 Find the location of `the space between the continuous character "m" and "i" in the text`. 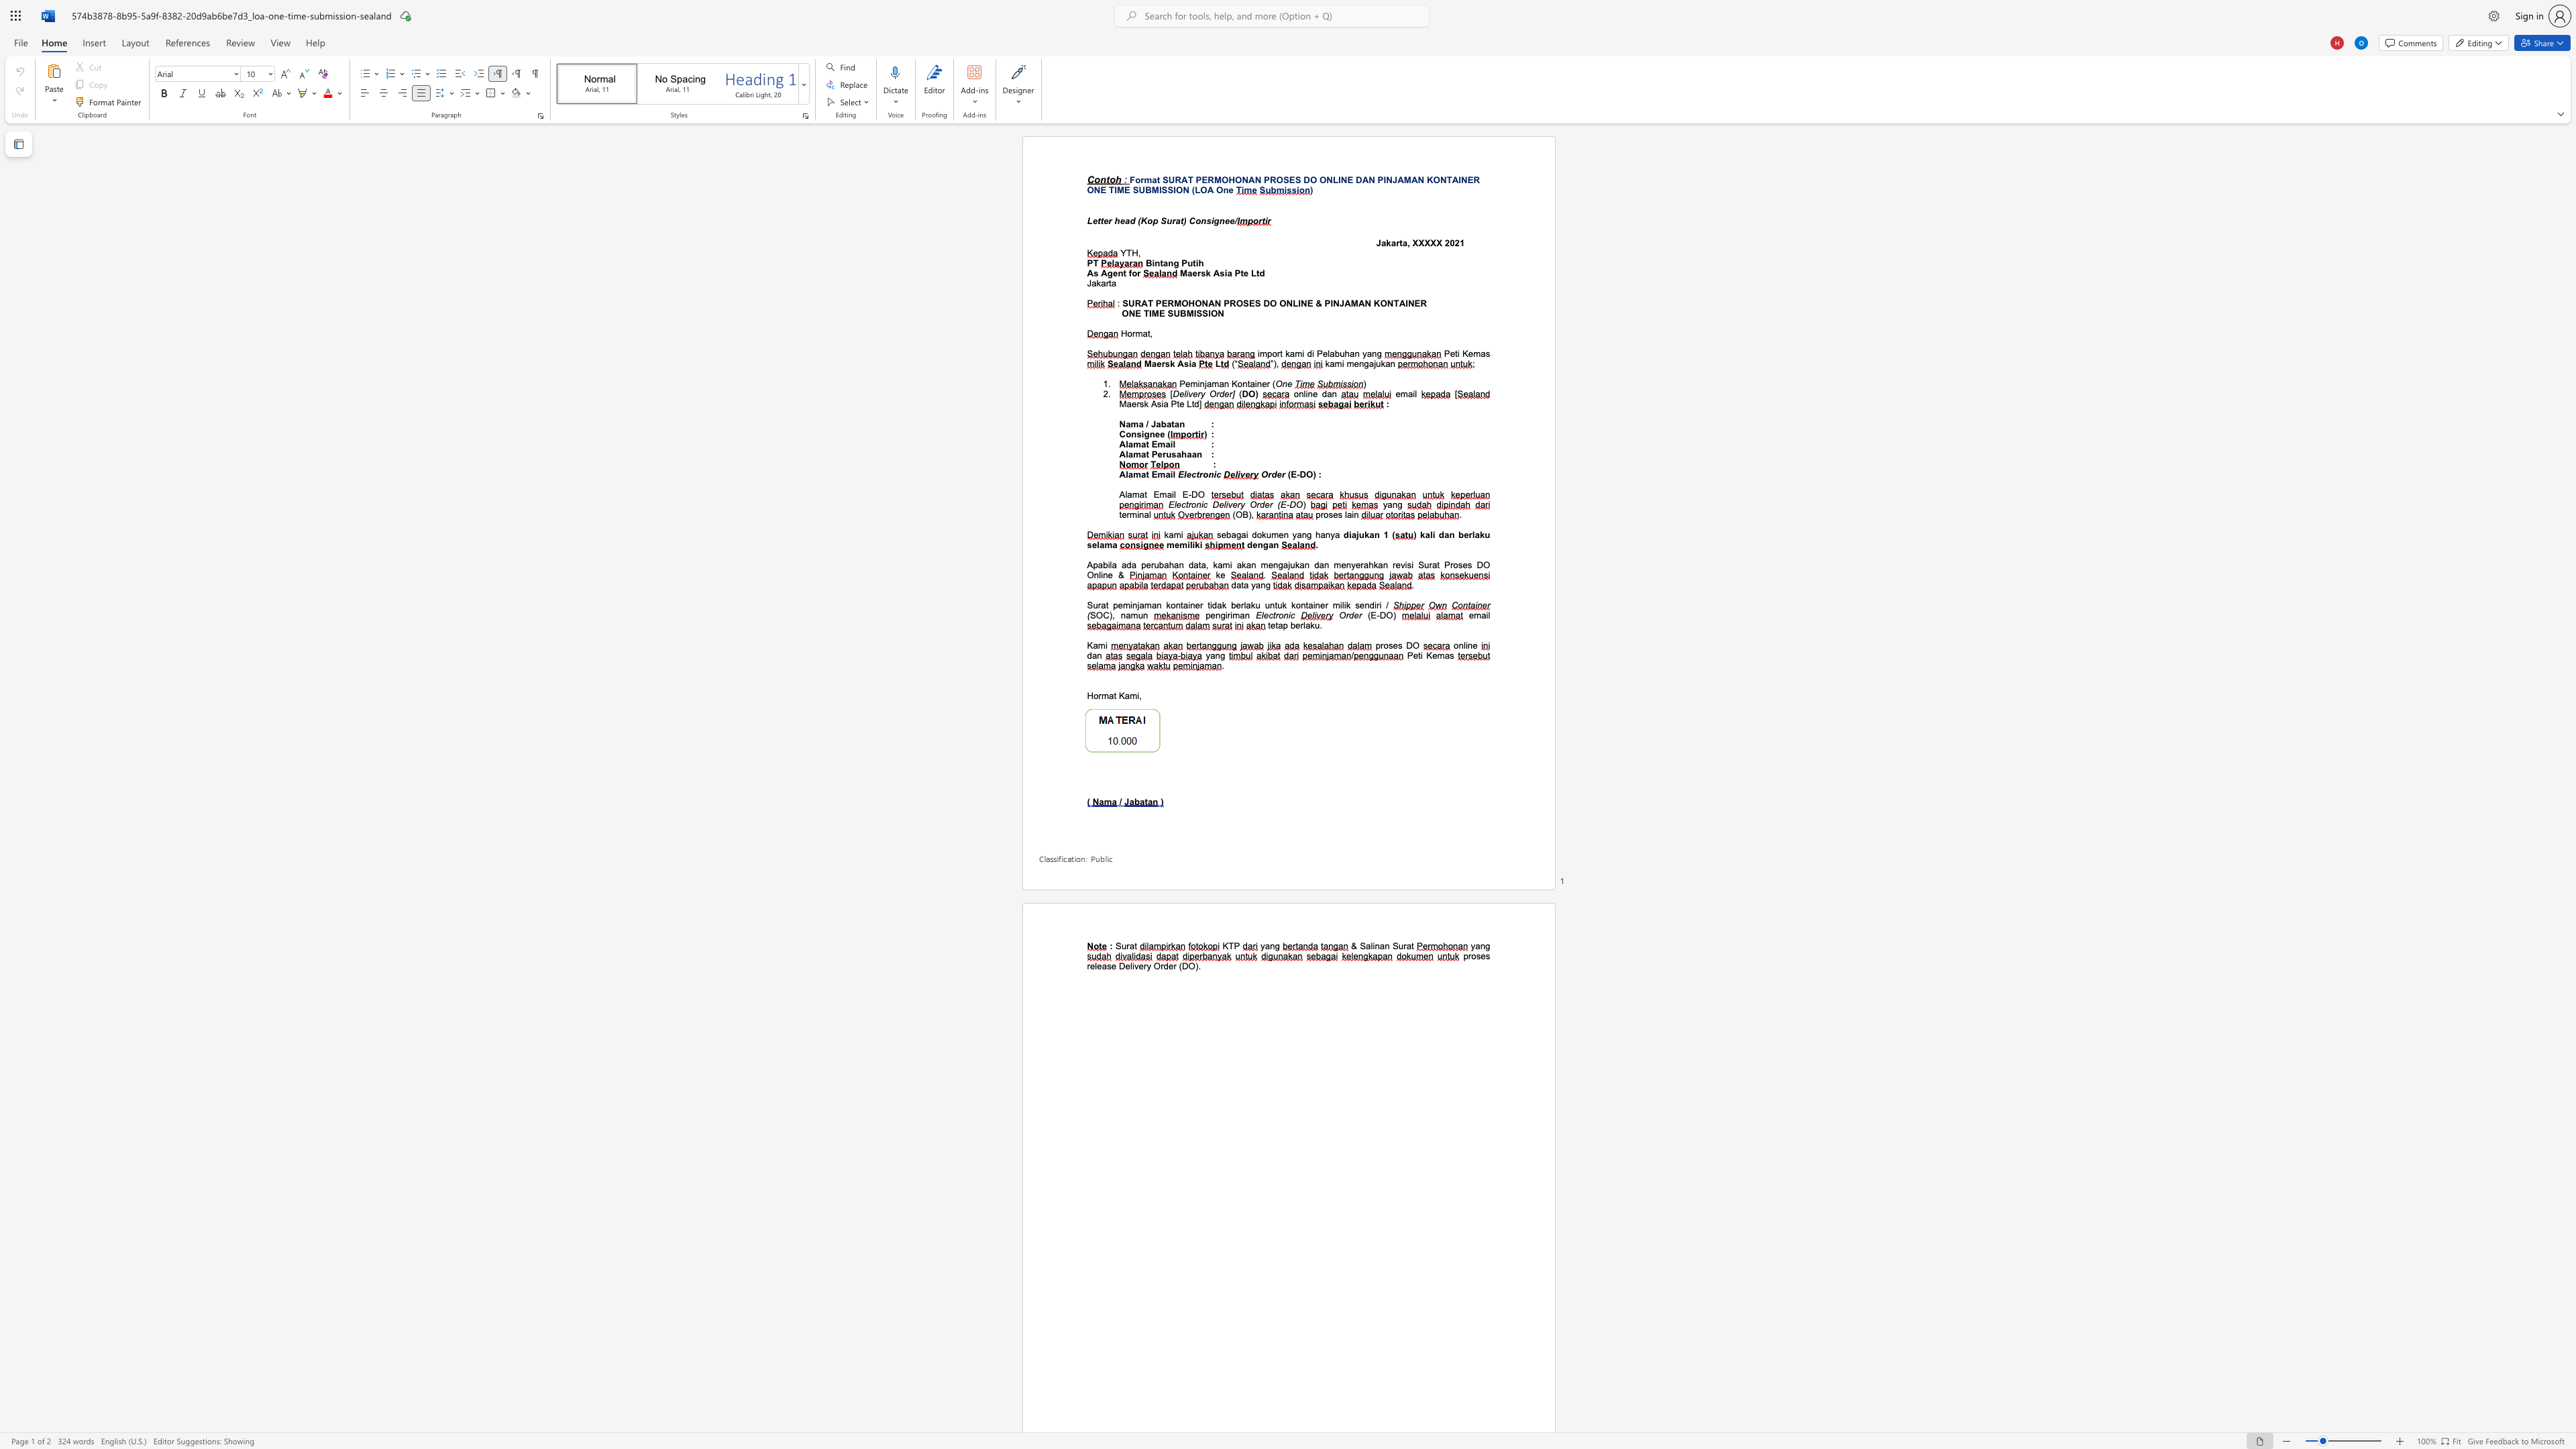

the space between the continuous character "m" and "i" in the text is located at coordinates (1185, 543).